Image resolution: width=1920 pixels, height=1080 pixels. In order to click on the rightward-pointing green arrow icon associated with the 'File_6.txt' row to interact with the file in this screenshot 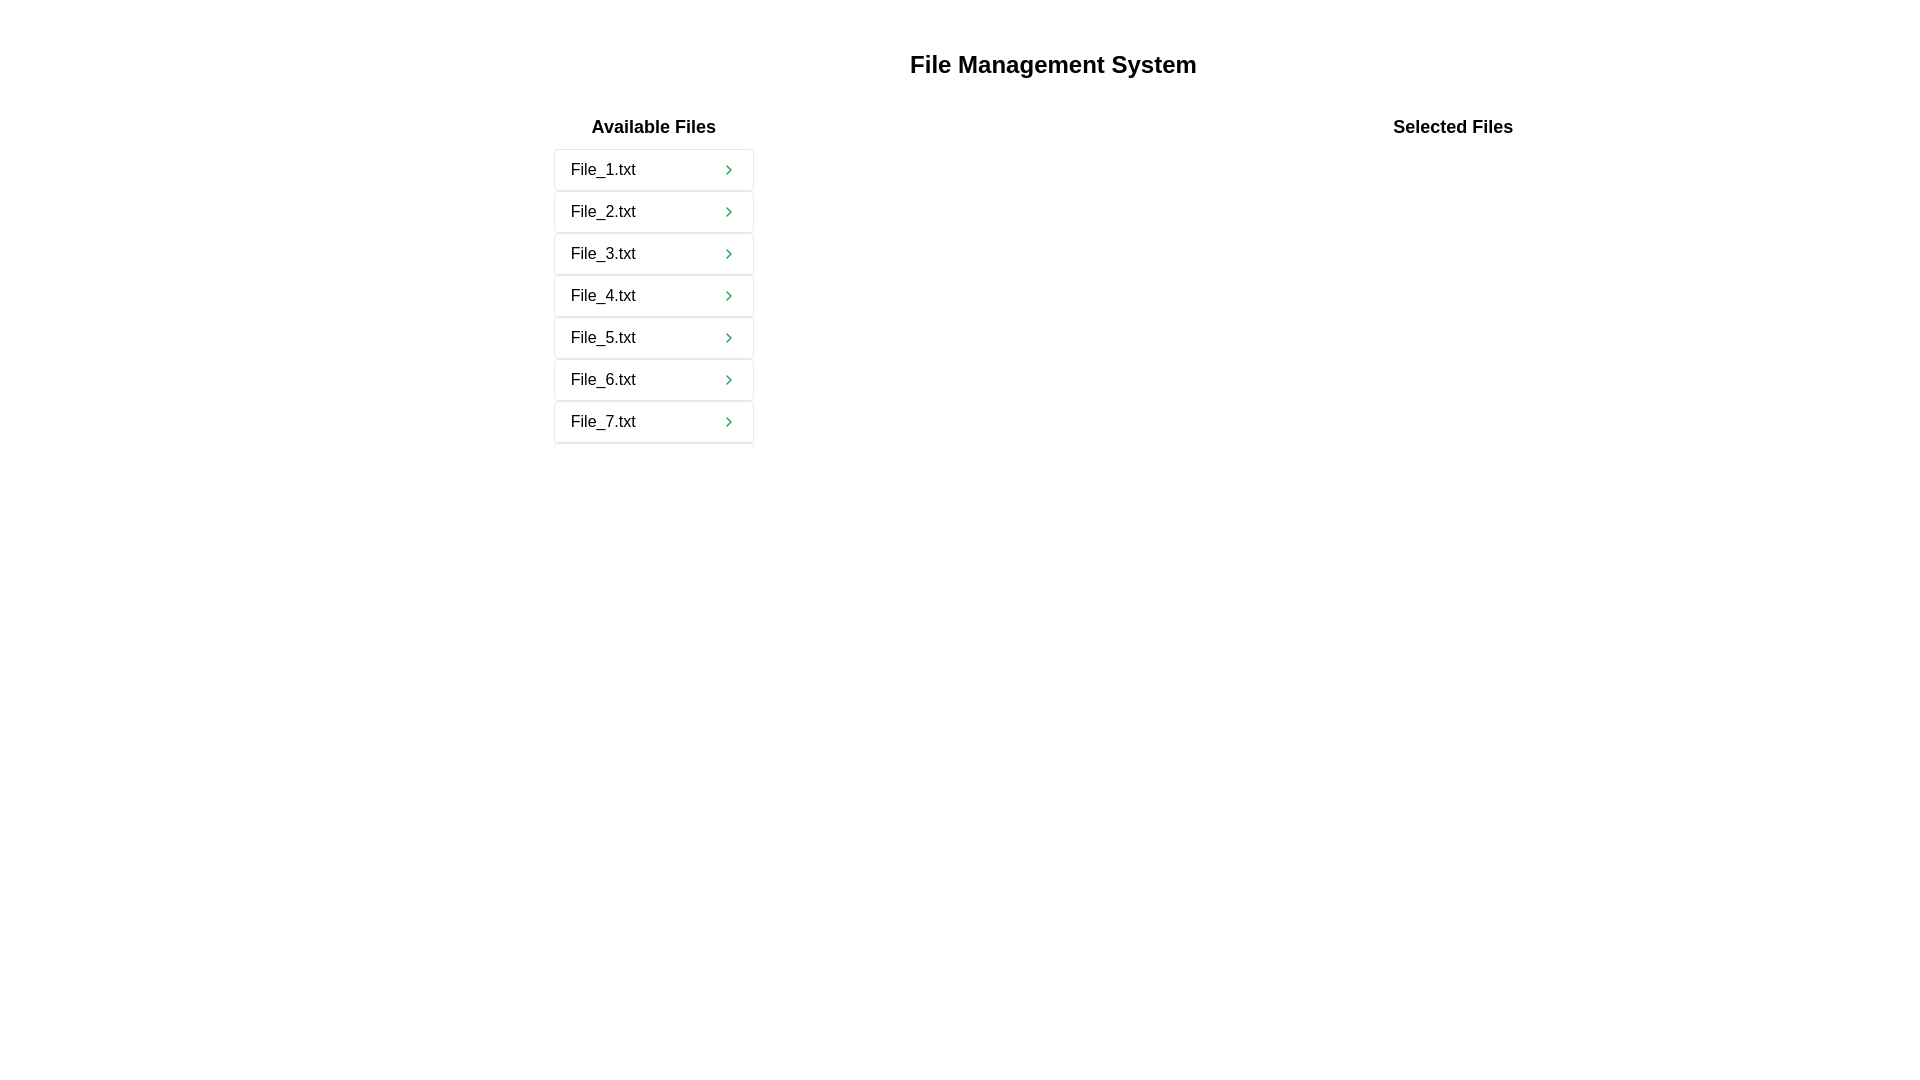, I will do `click(727, 380)`.